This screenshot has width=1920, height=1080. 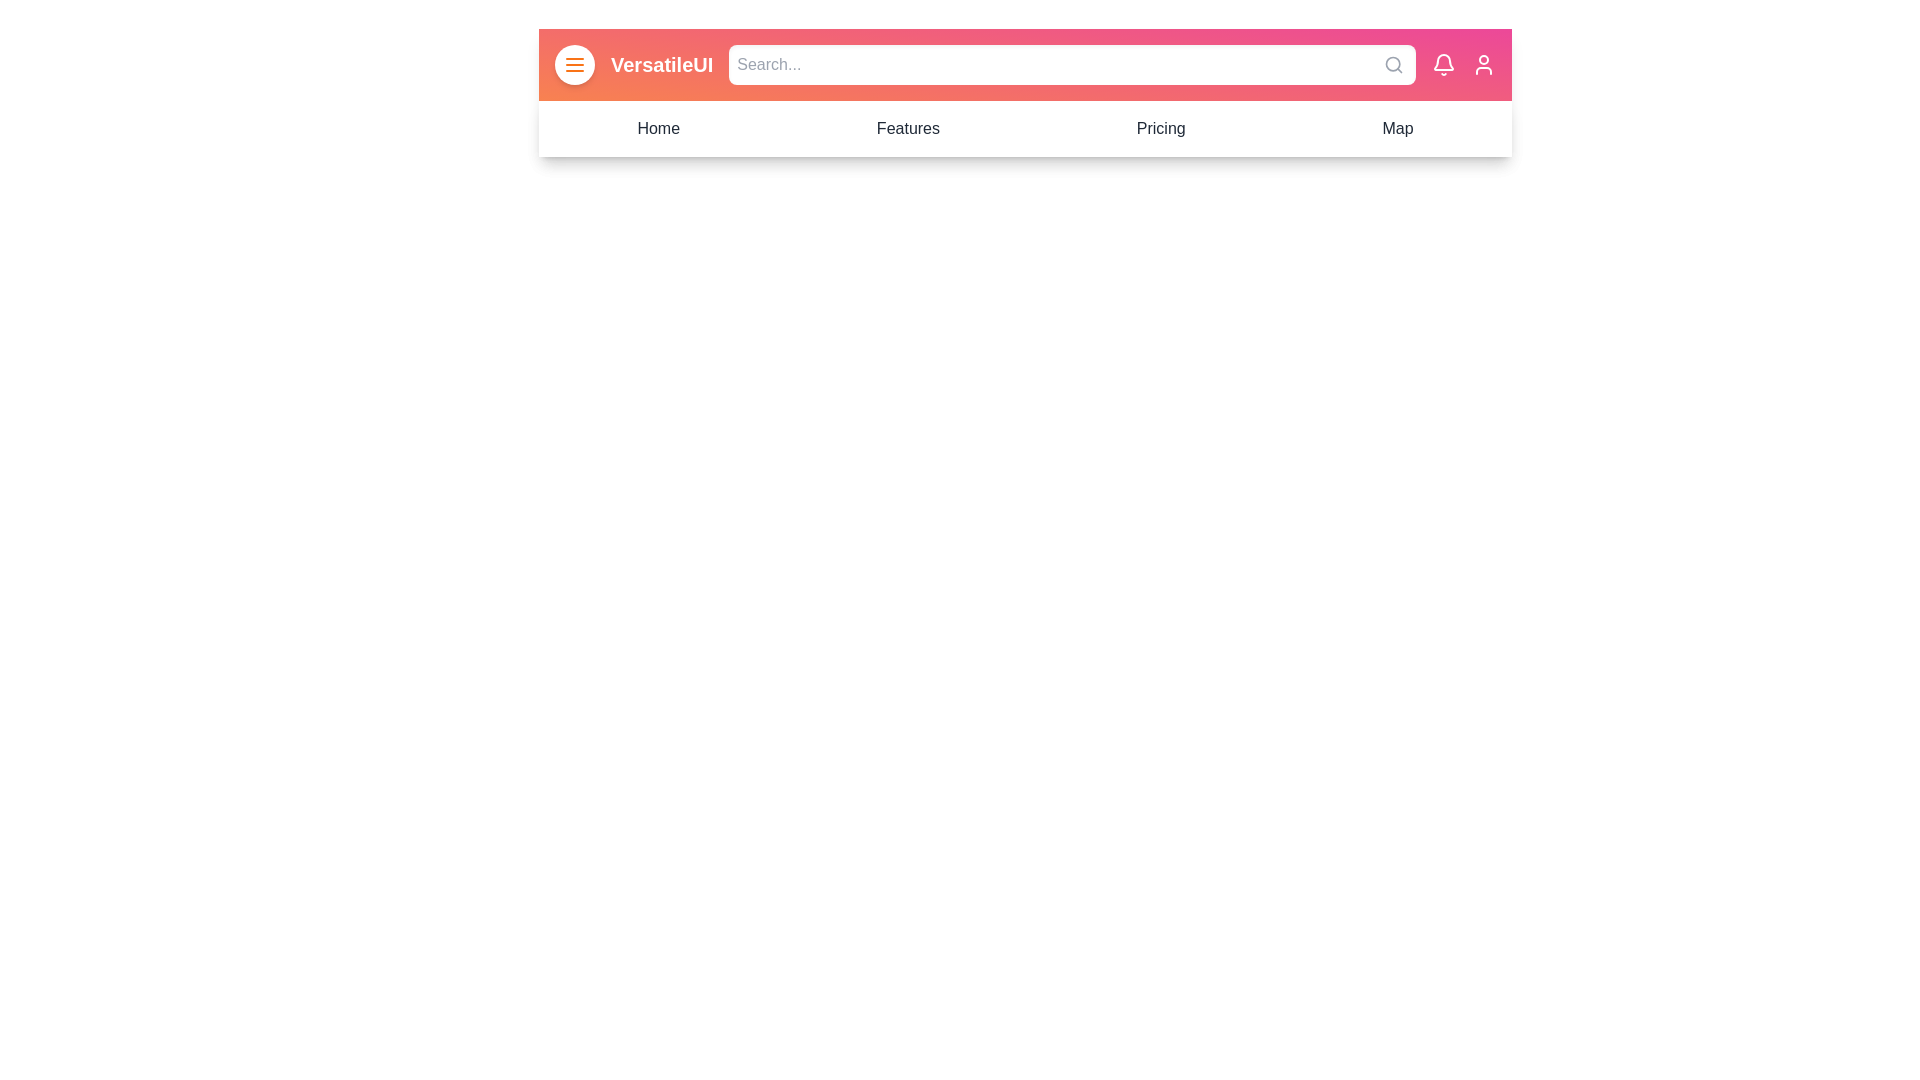 I want to click on the navigation menu item labeled 'Pricing' to navigate to the corresponding section, so click(x=1161, y=128).